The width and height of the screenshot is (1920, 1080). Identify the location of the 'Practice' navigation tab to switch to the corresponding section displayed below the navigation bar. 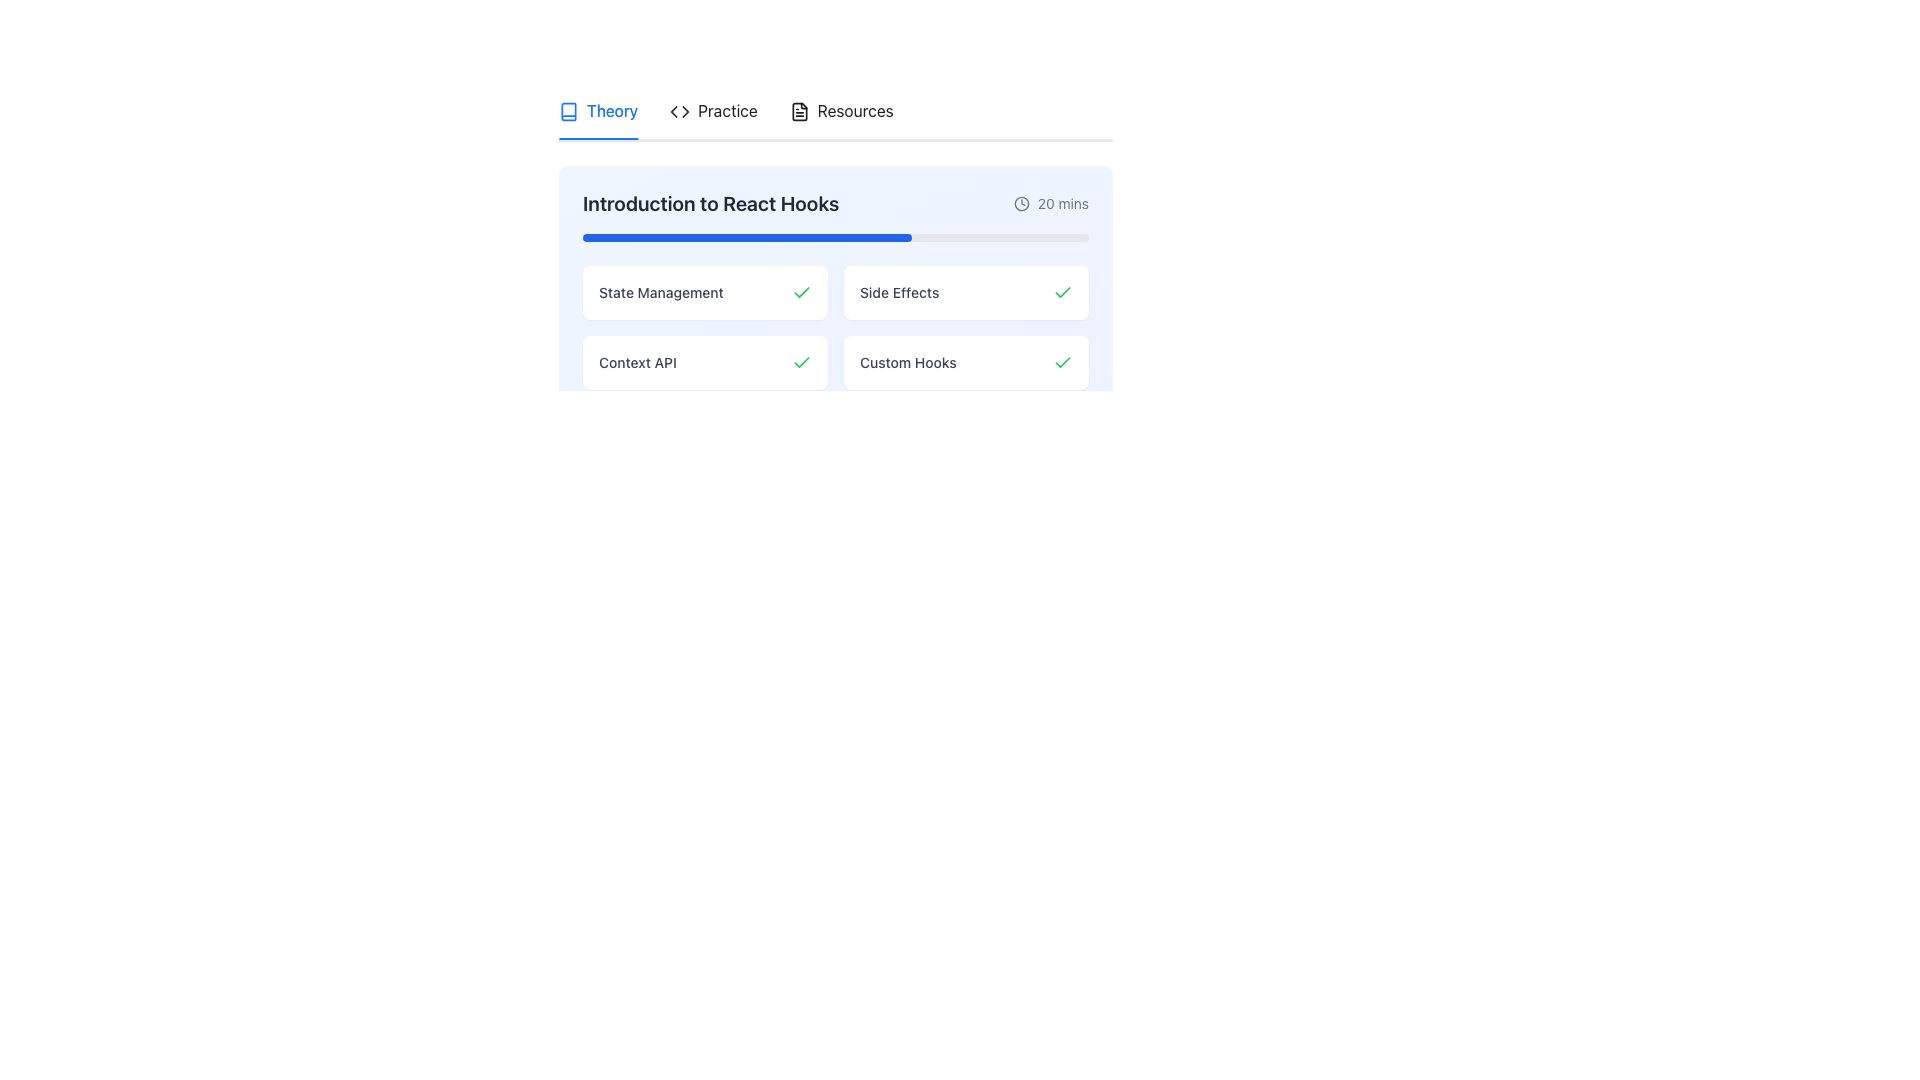
(713, 111).